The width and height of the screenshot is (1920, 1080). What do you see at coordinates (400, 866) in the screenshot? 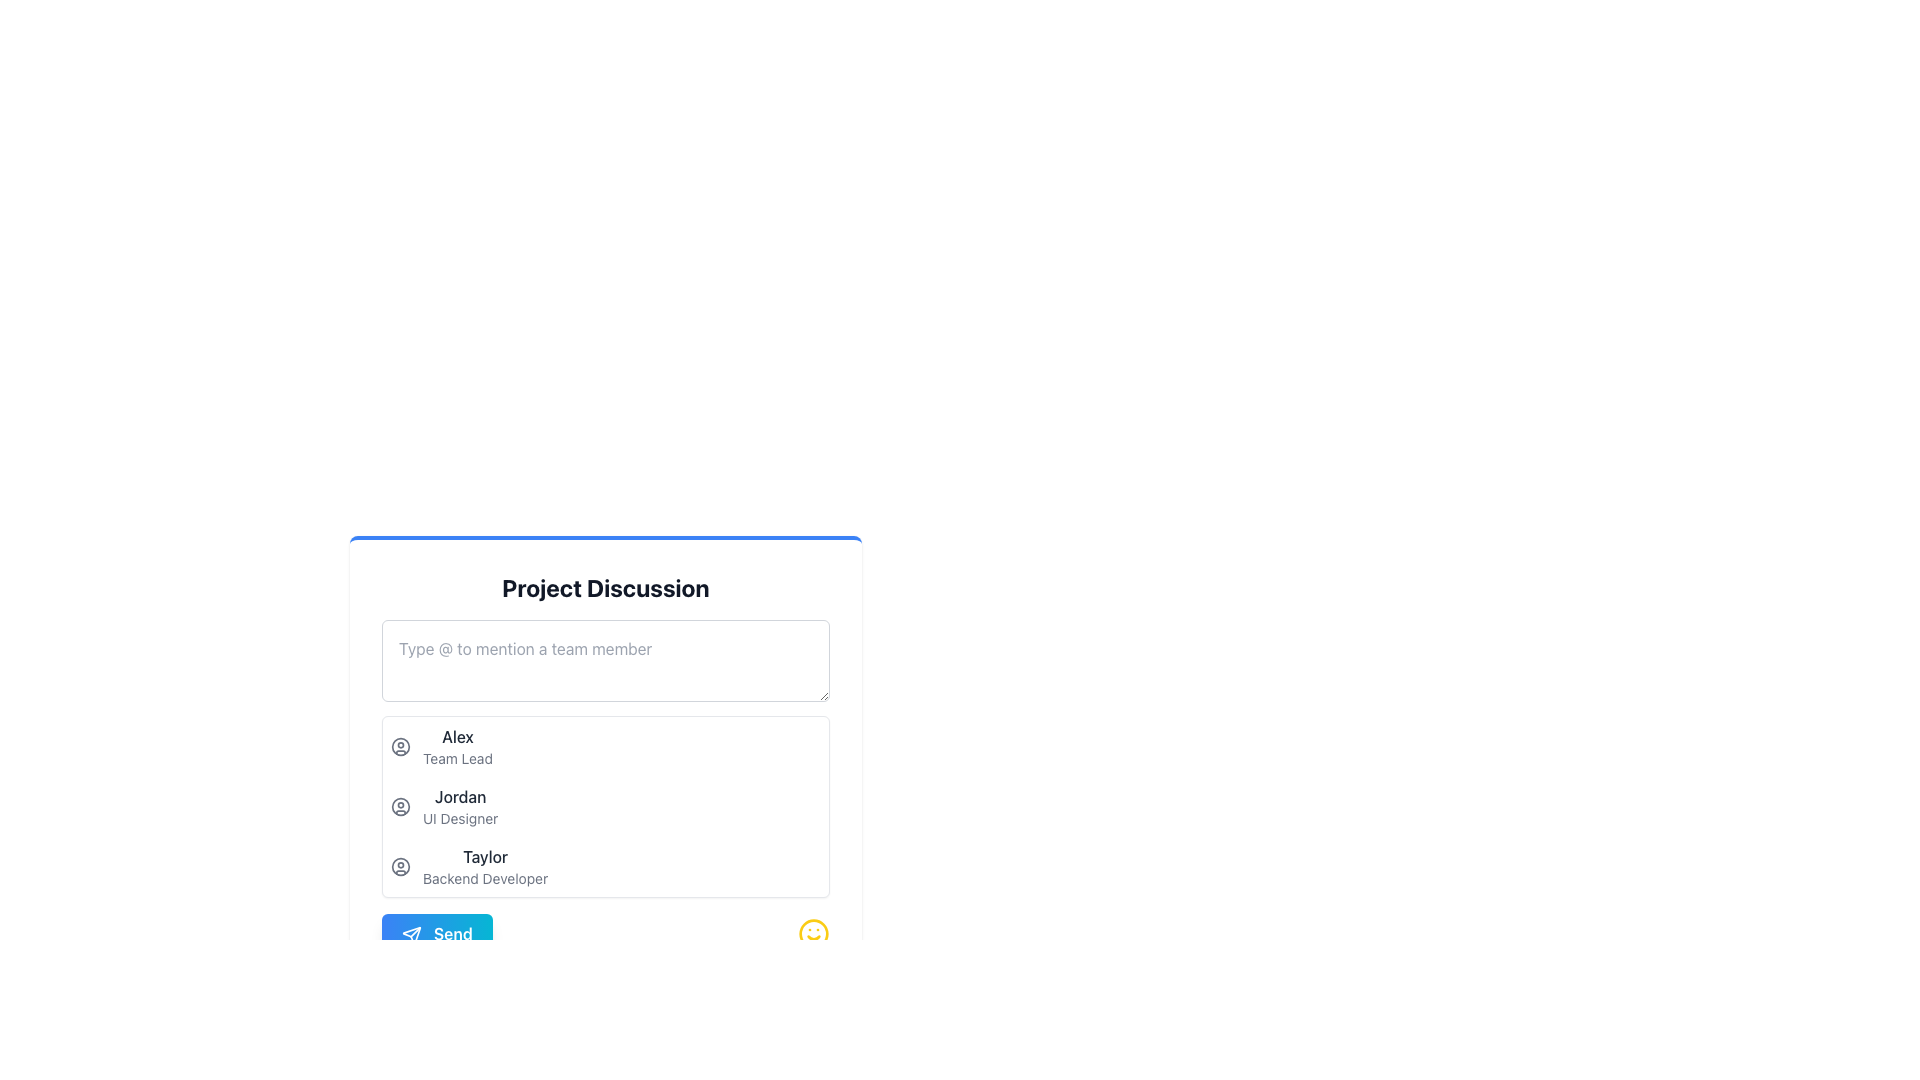
I see `the user profile icon for 'Taylor Backend Developer'` at bounding box center [400, 866].